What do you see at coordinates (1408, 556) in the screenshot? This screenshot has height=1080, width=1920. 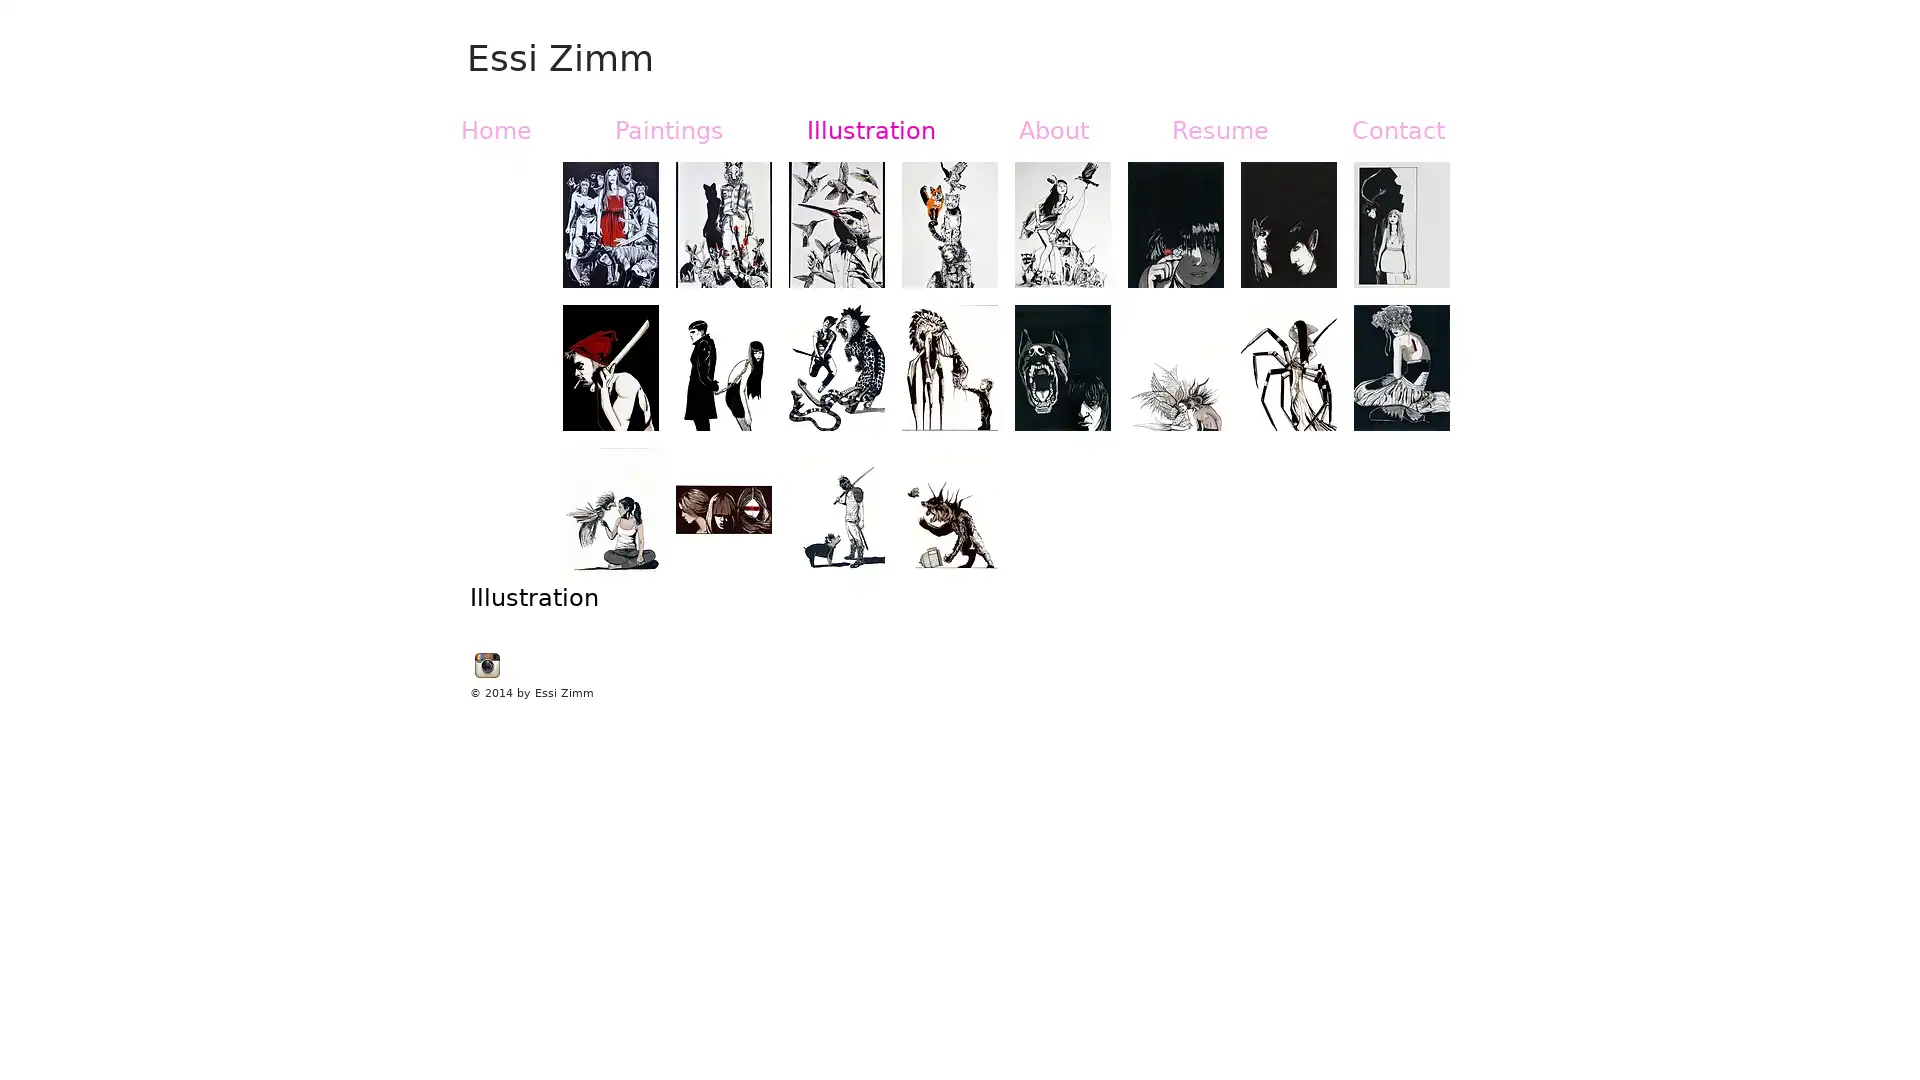 I see `play` at bounding box center [1408, 556].